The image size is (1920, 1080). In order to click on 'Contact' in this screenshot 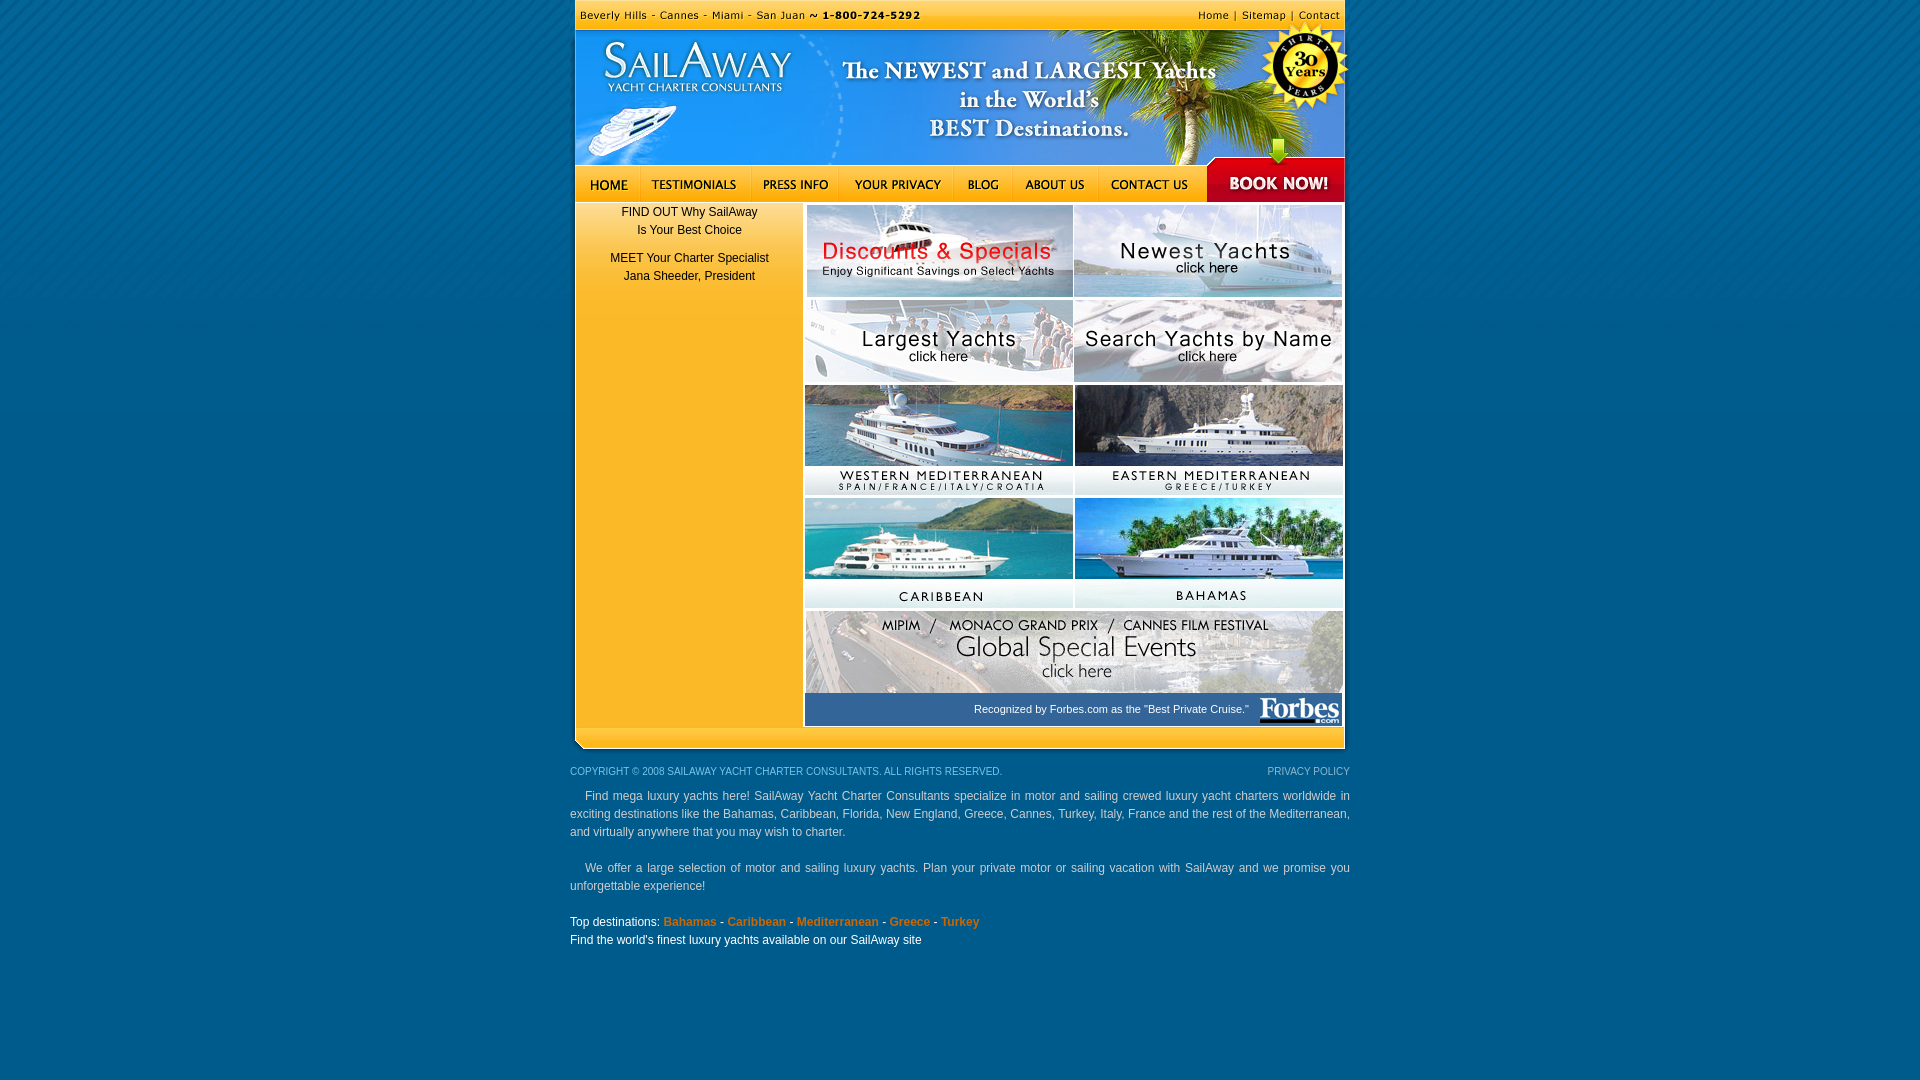, I will do `click(1291, 15)`.